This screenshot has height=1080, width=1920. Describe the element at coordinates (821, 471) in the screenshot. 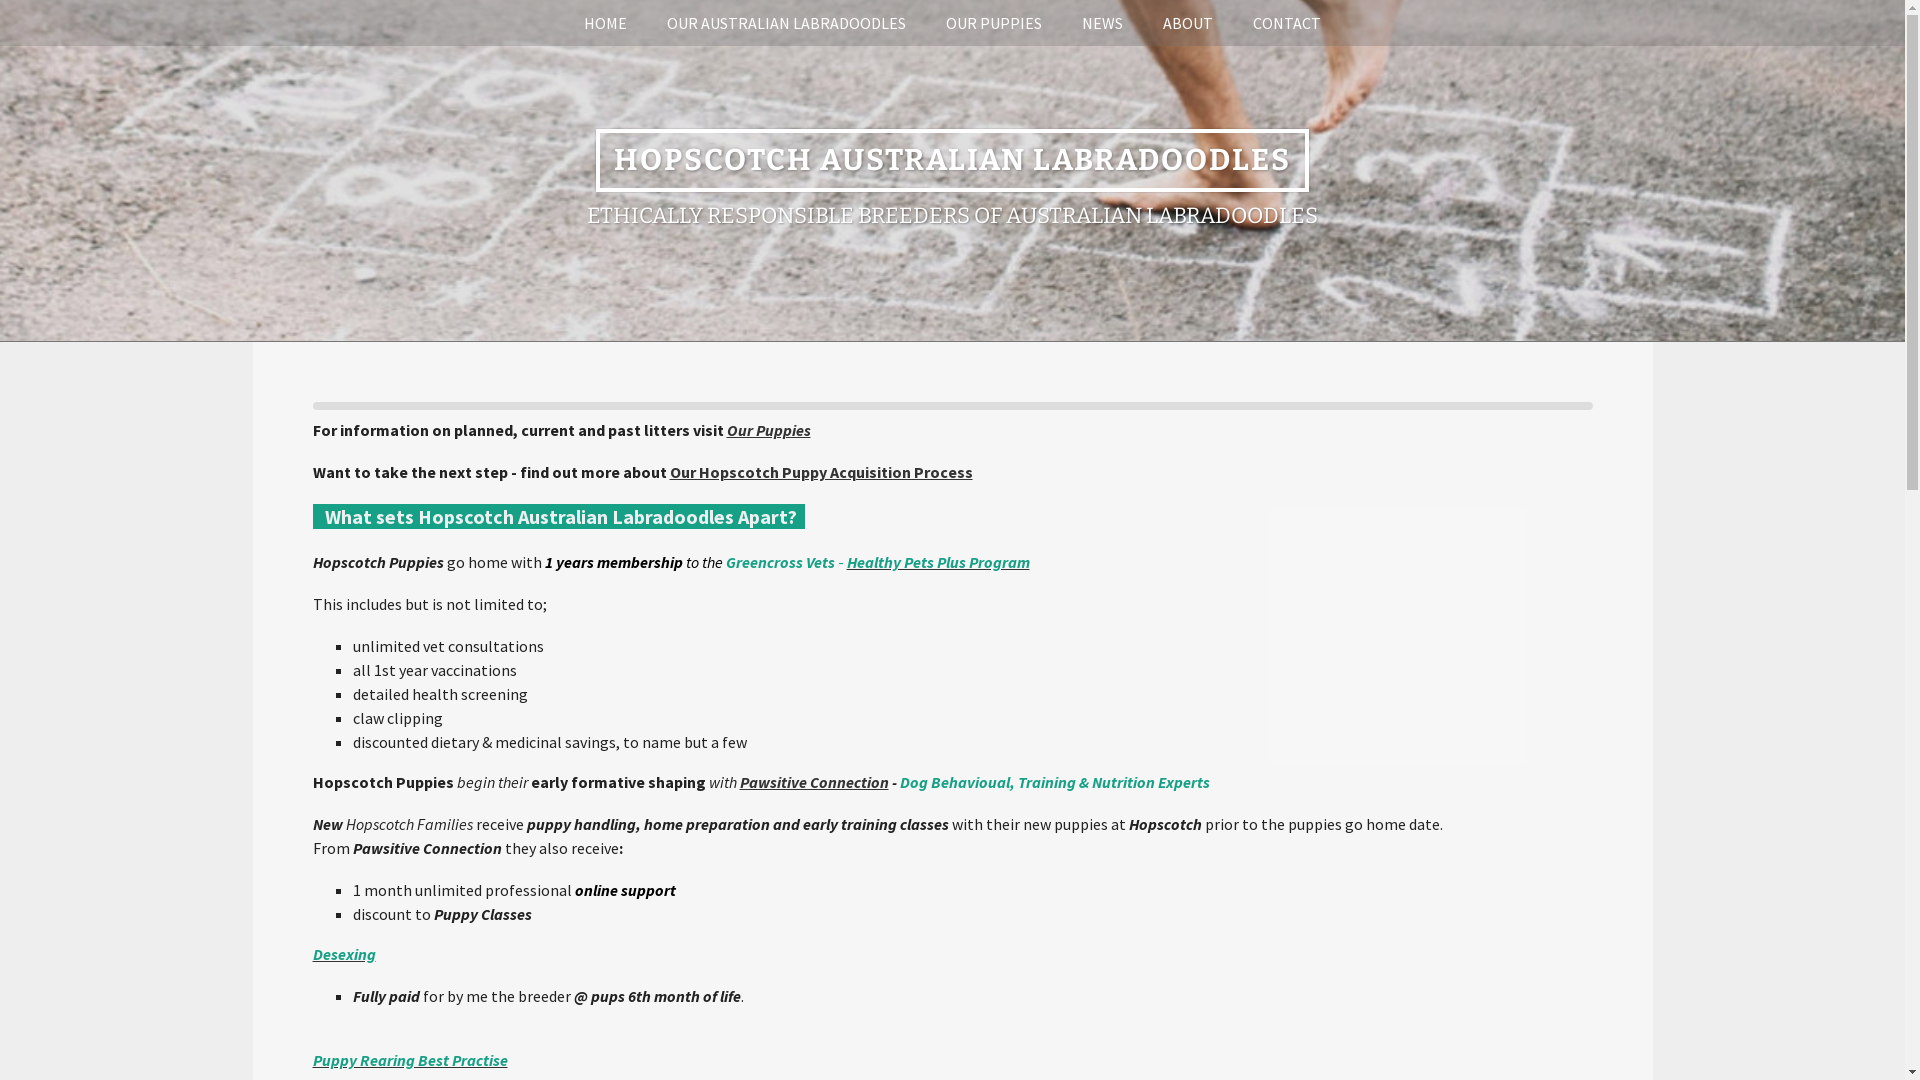

I see `'Our Hopscotch Puppy Acquisition Process'` at that location.